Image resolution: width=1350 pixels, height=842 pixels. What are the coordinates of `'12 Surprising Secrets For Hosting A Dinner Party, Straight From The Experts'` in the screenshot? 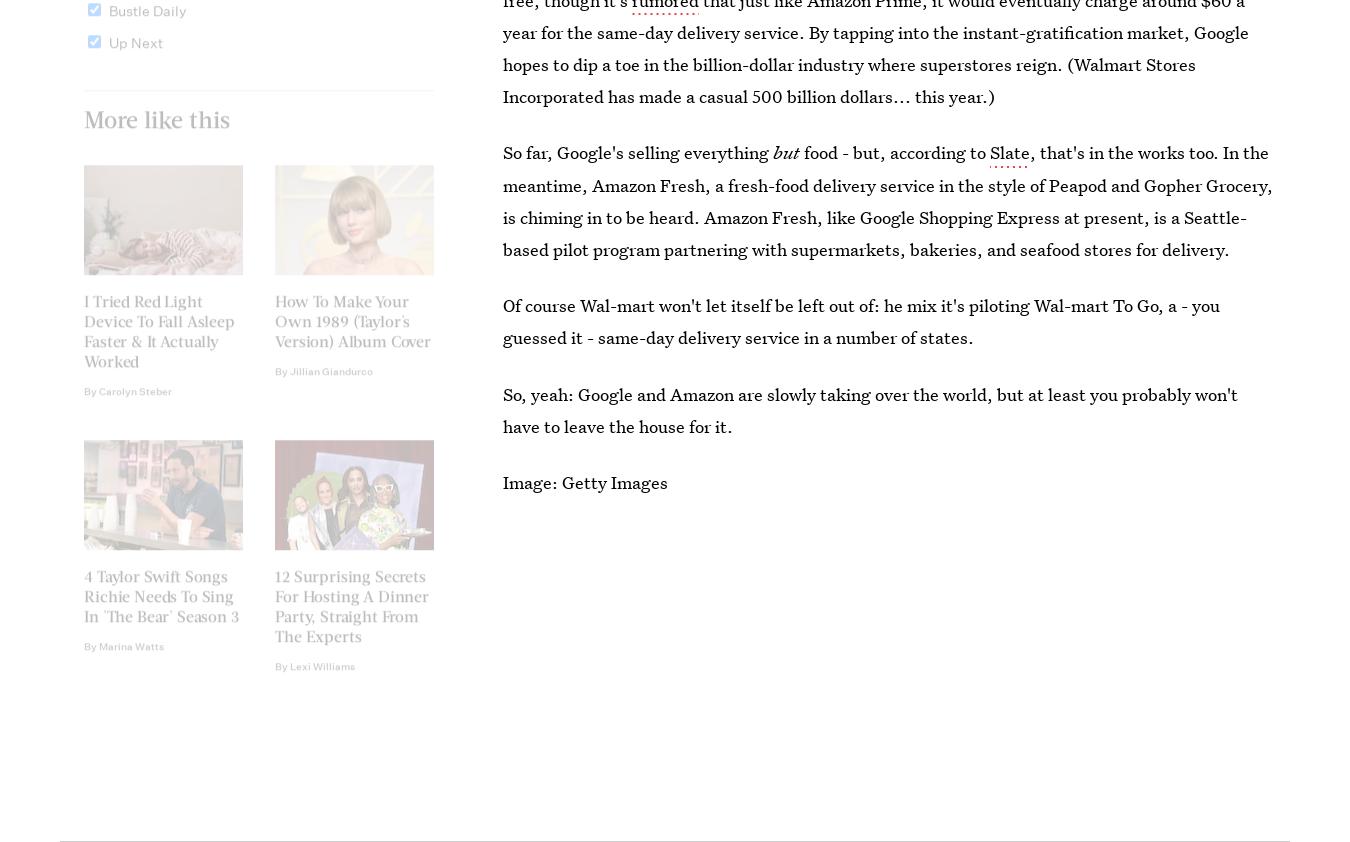 It's located at (351, 619).